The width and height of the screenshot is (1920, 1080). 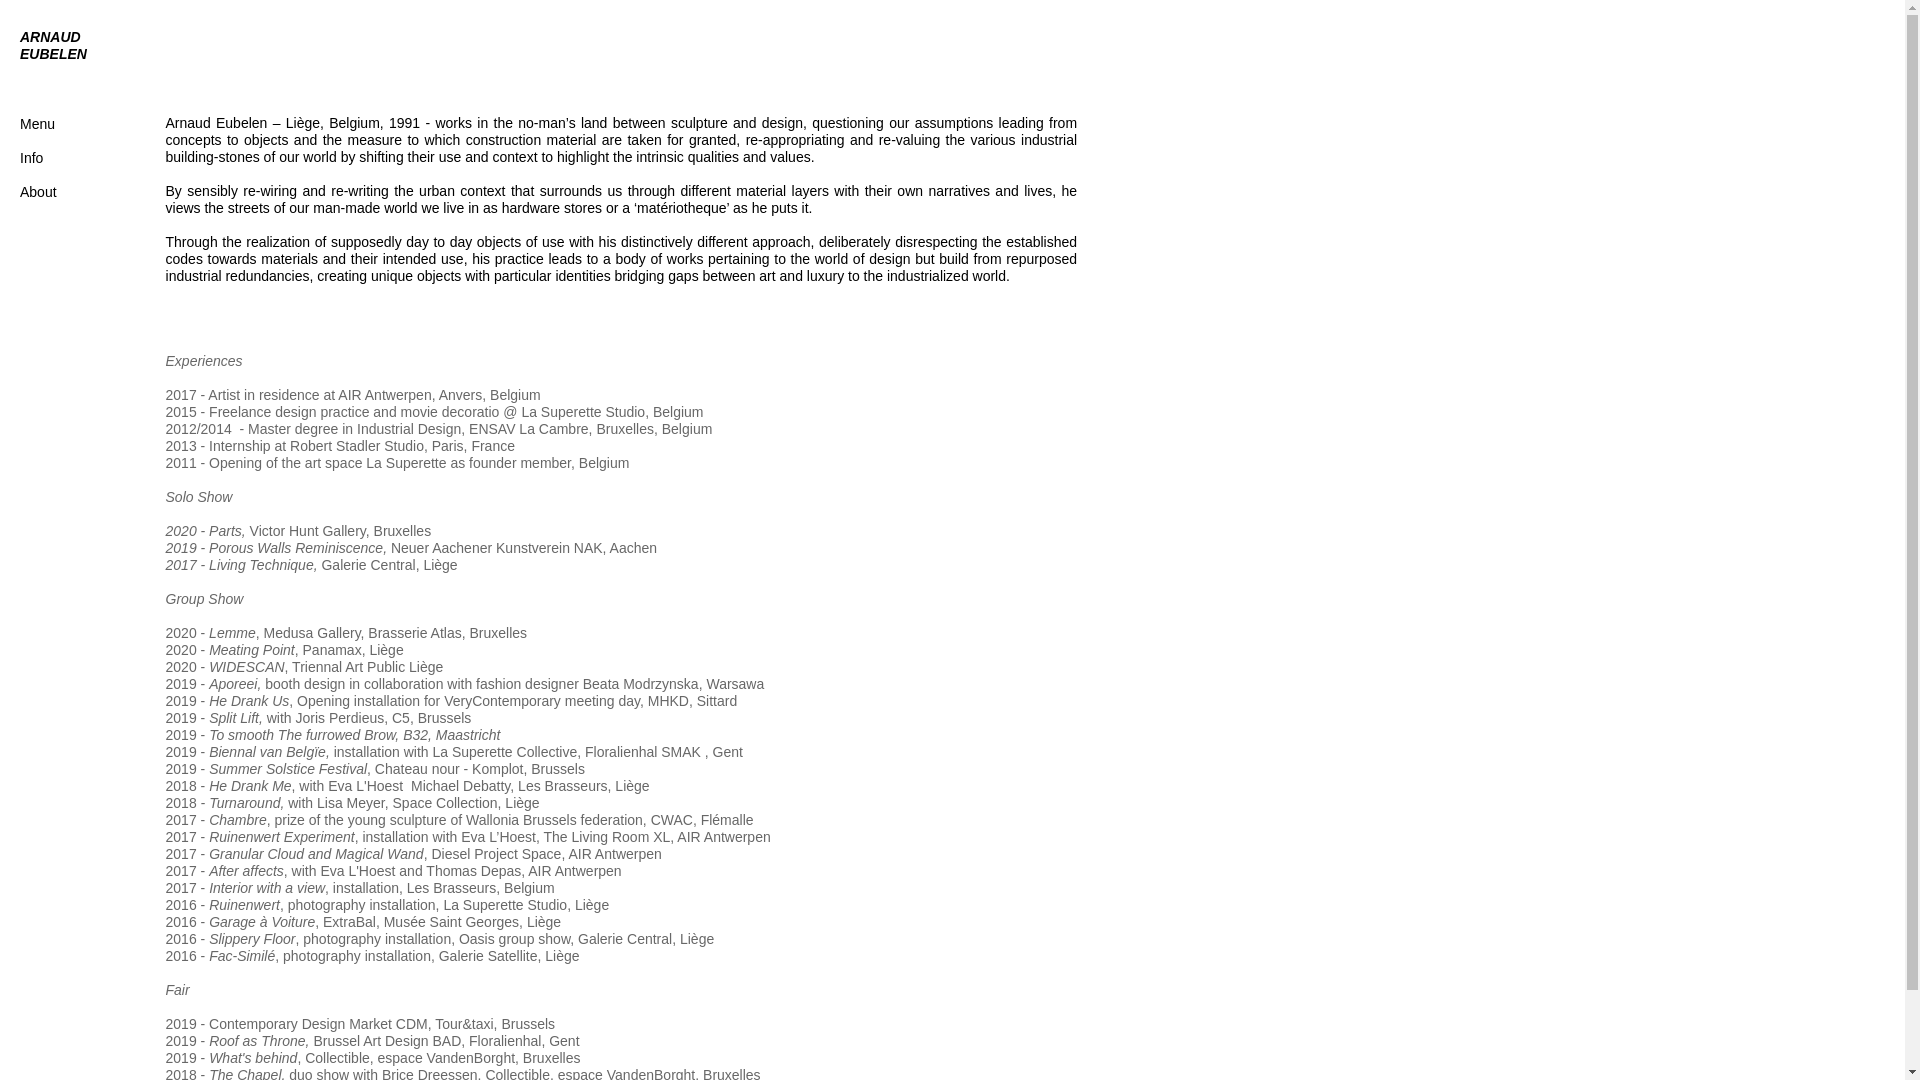 I want to click on 'AIR Antwerpen', so click(x=384, y=394).